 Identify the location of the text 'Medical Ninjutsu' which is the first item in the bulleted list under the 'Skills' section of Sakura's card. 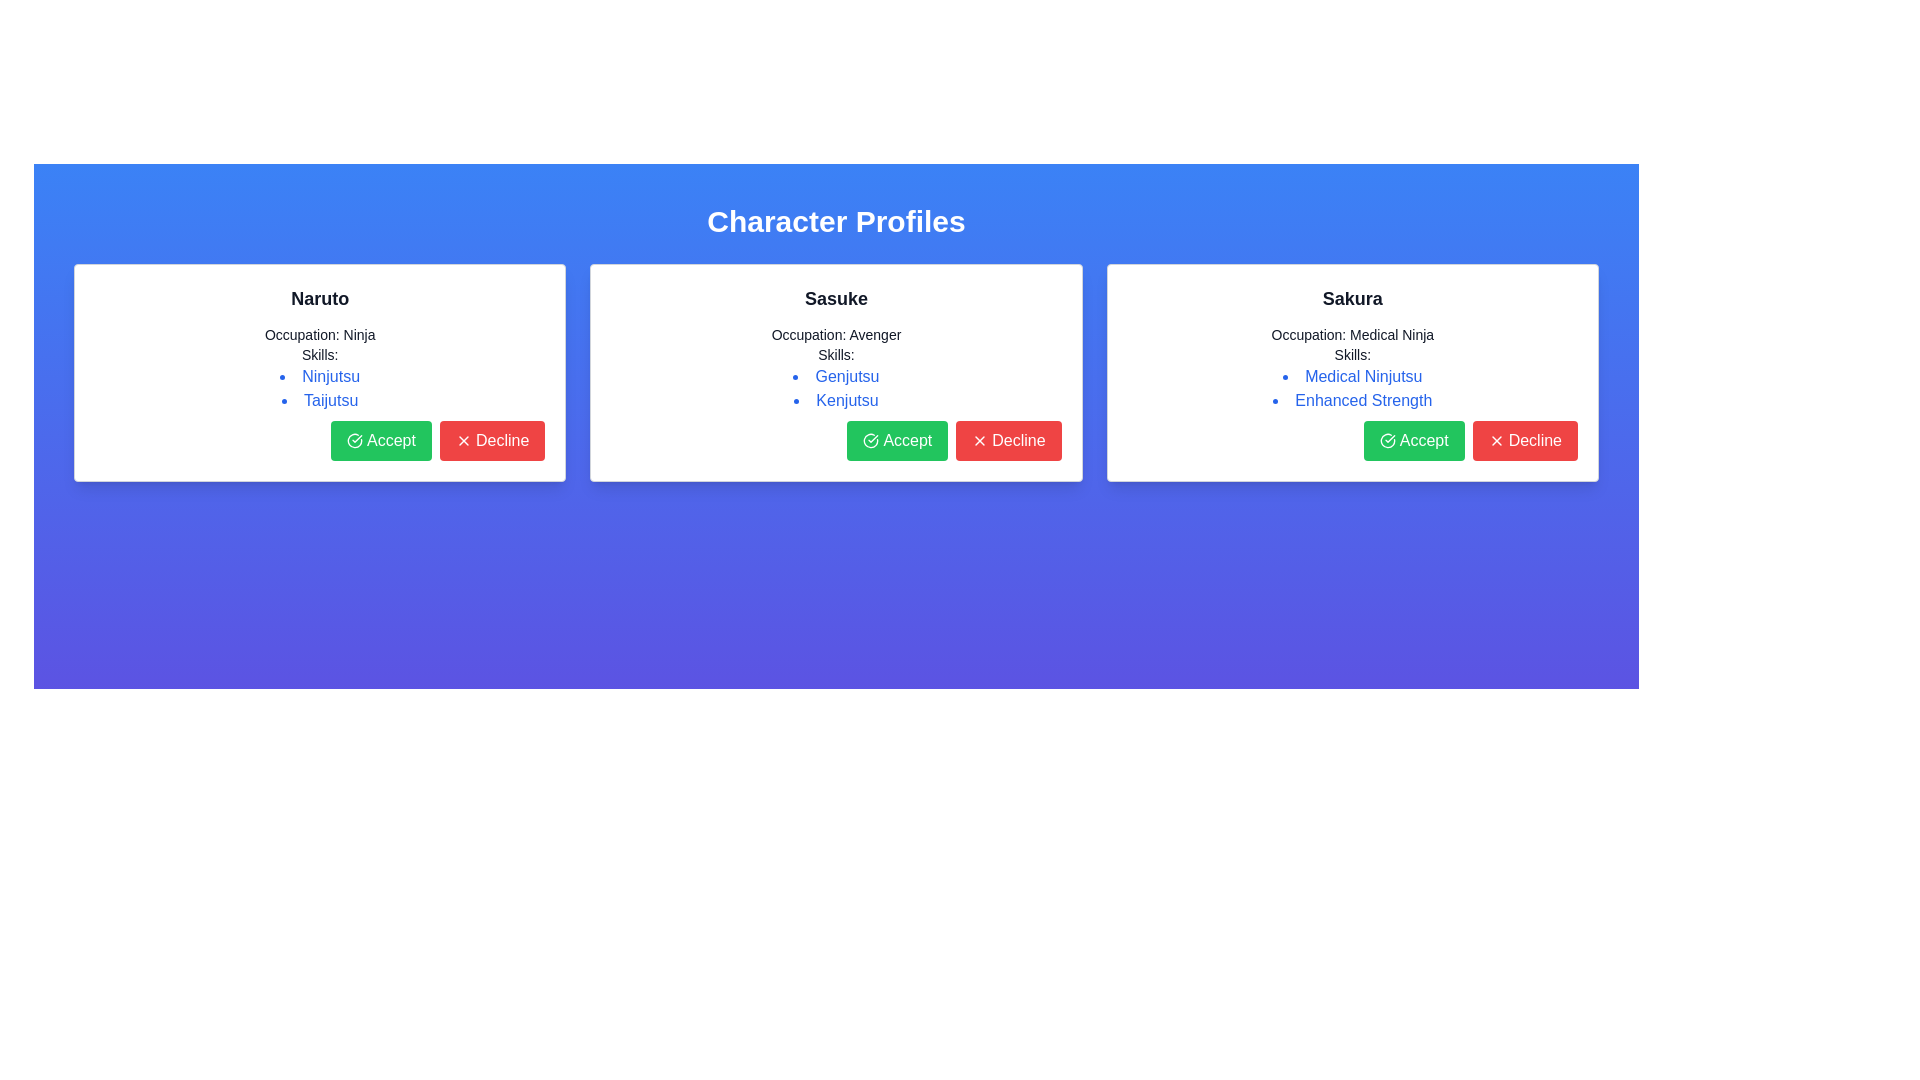
(1352, 377).